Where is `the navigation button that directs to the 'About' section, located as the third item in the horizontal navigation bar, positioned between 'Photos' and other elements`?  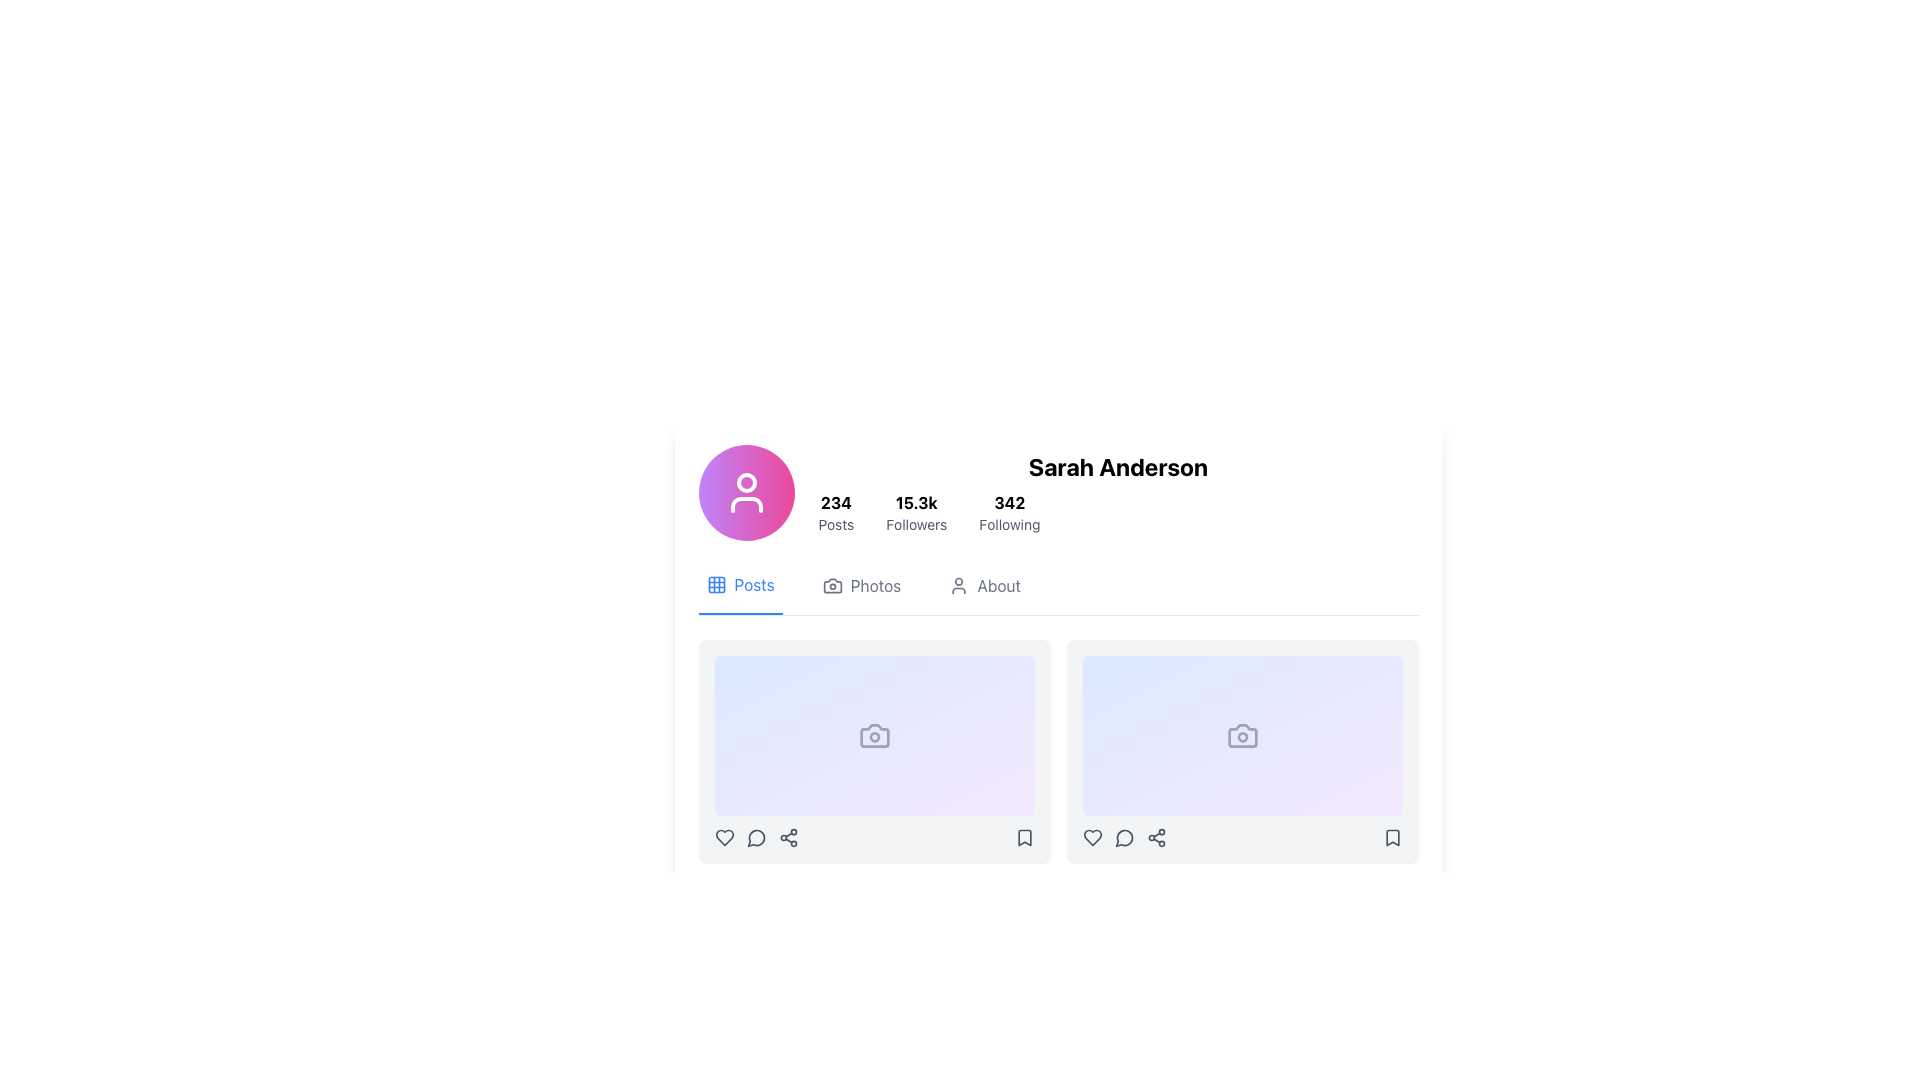 the navigation button that directs to the 'About' section, located as the third item in the horizontal navigation bar, positioned between 'Photos' and other elements is located at coordinates (985, 593).